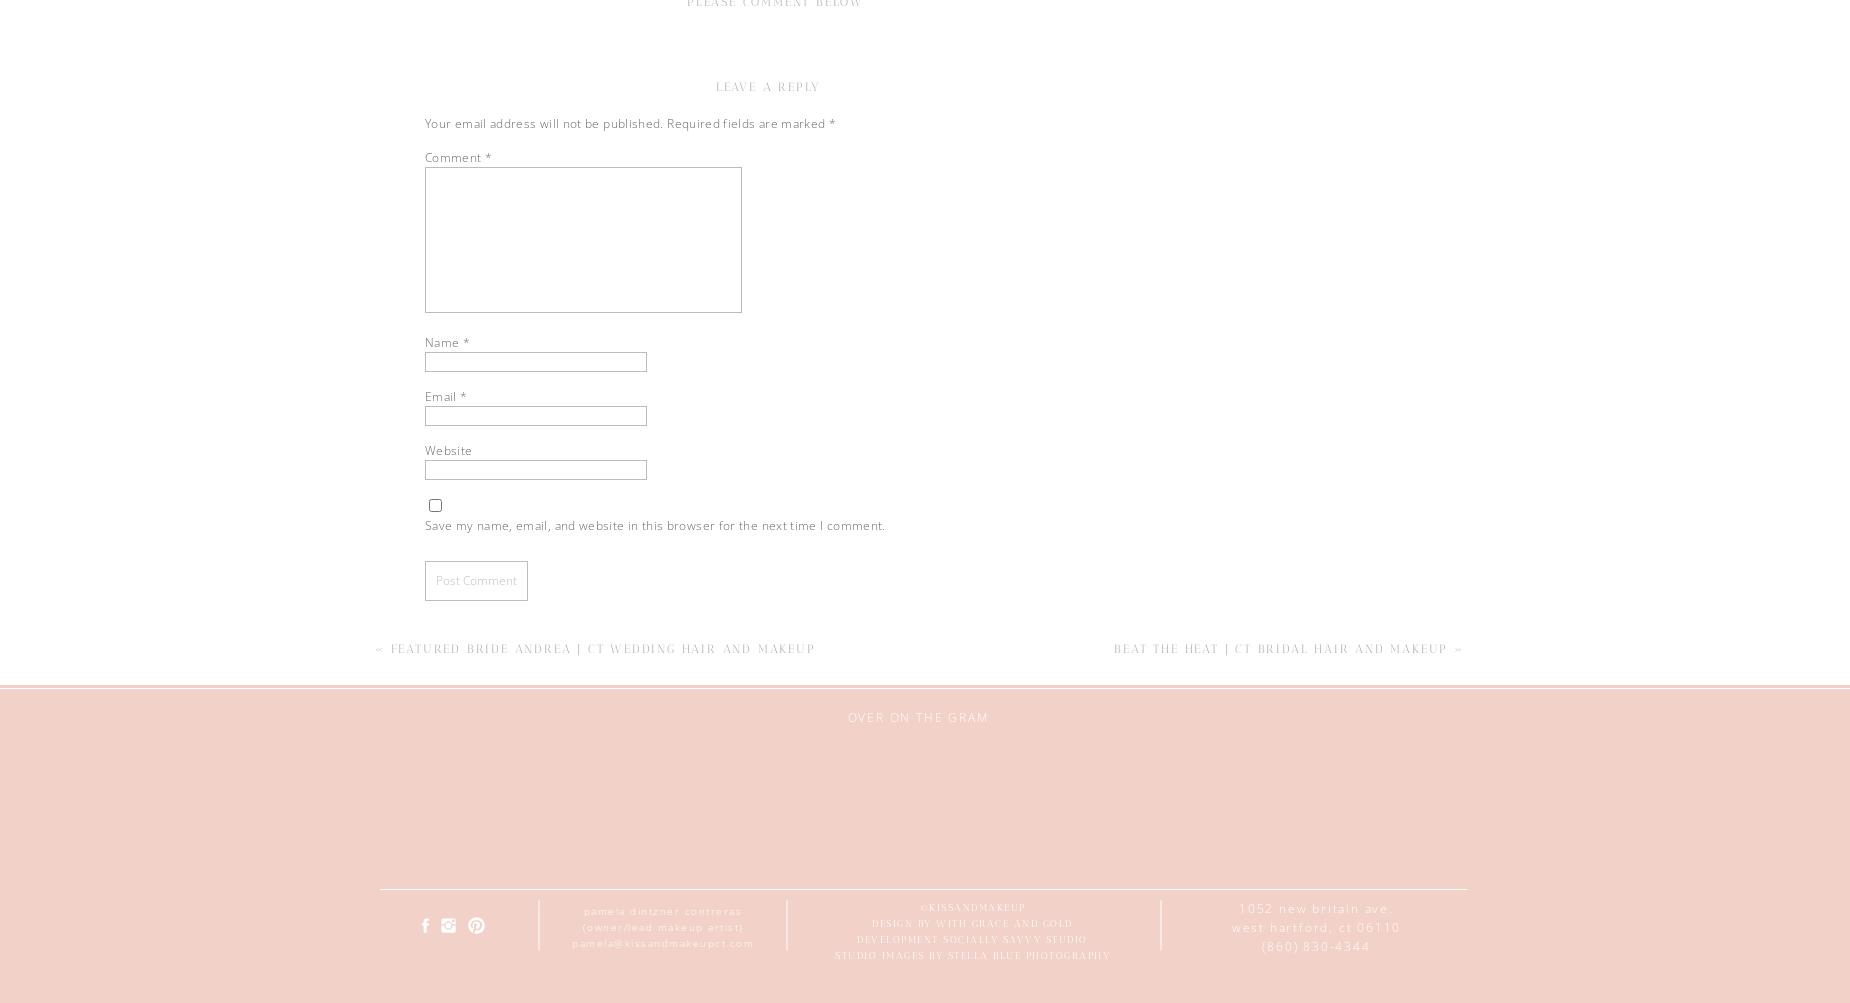 The height and width of the screenshot is (1003, 1850). Describe the element at coordinates (602, 648) in the screenshot. I see `'Featured Bride Andrea | CT Wedding Hair and Makeup'` at that location.